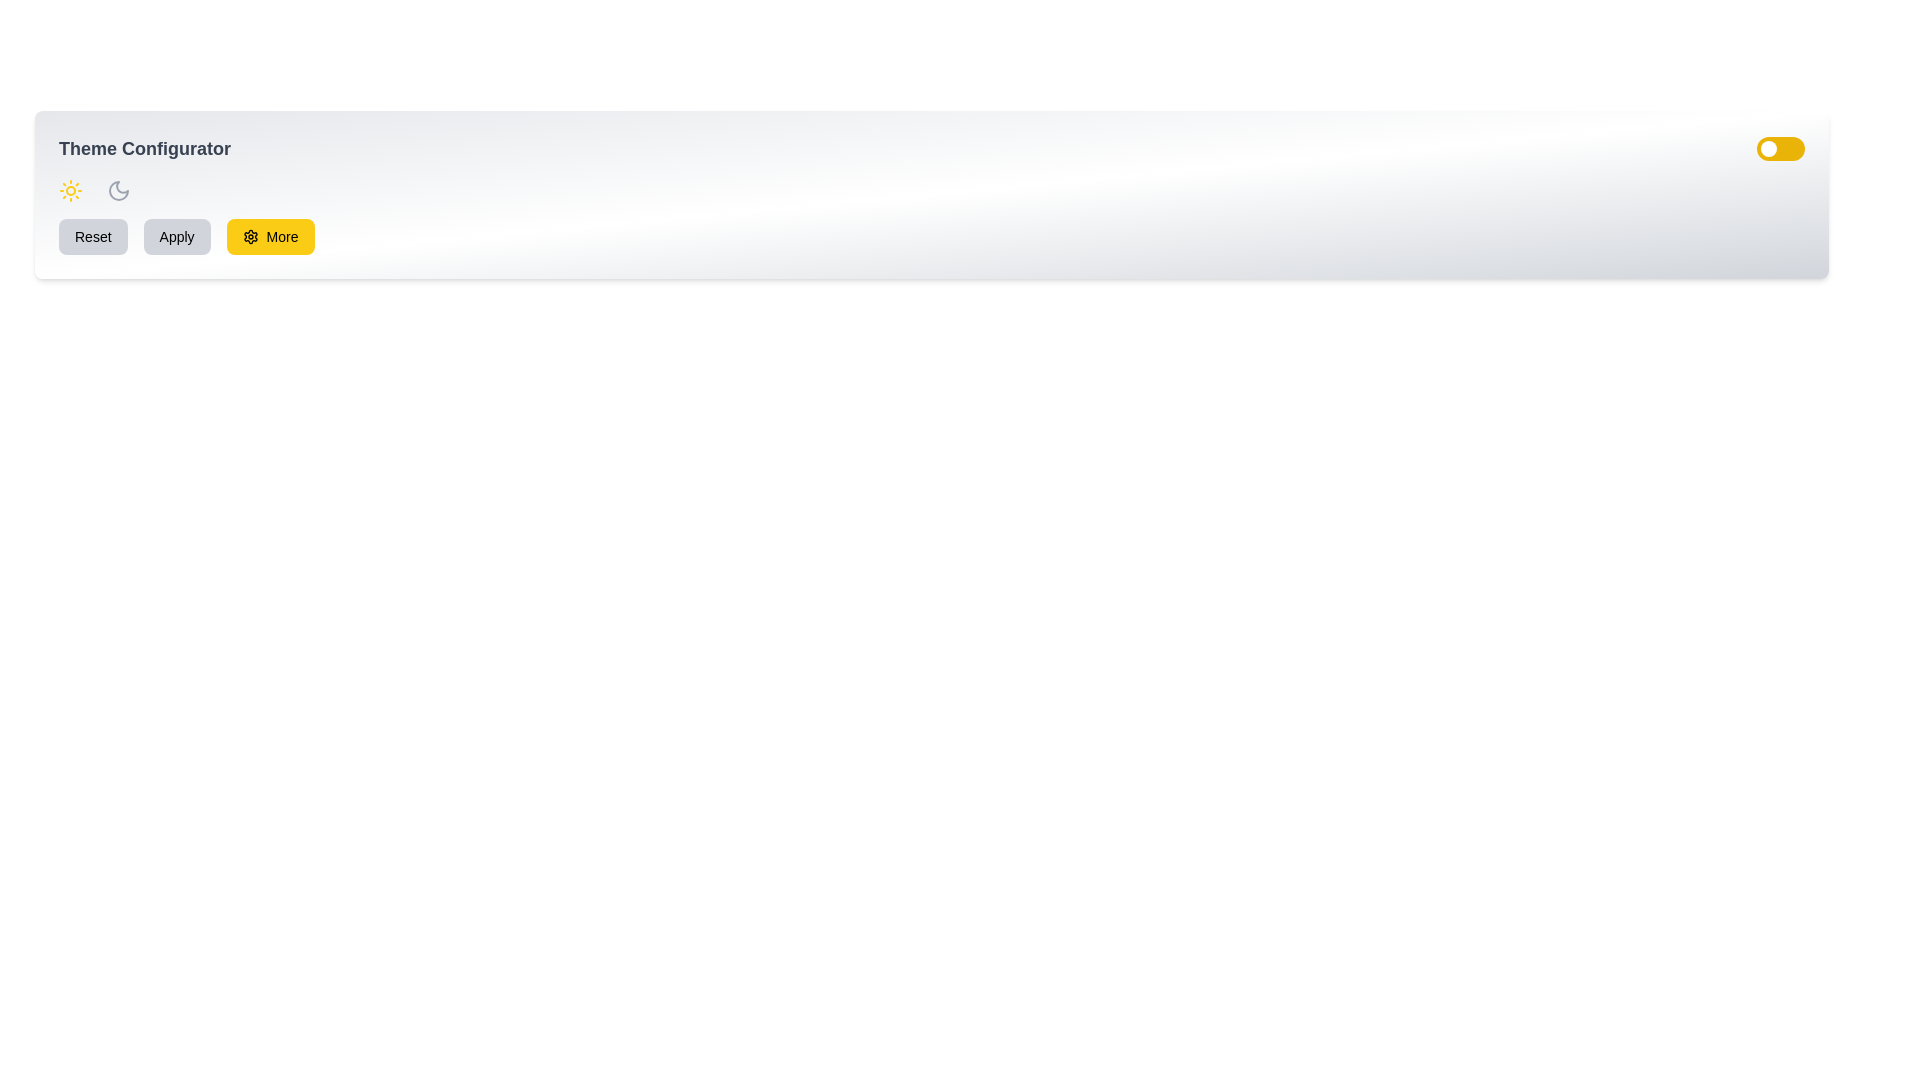  I want to click on the small white circular component of the yellow toggle switch indicator from the left end, so click(1769, 148).